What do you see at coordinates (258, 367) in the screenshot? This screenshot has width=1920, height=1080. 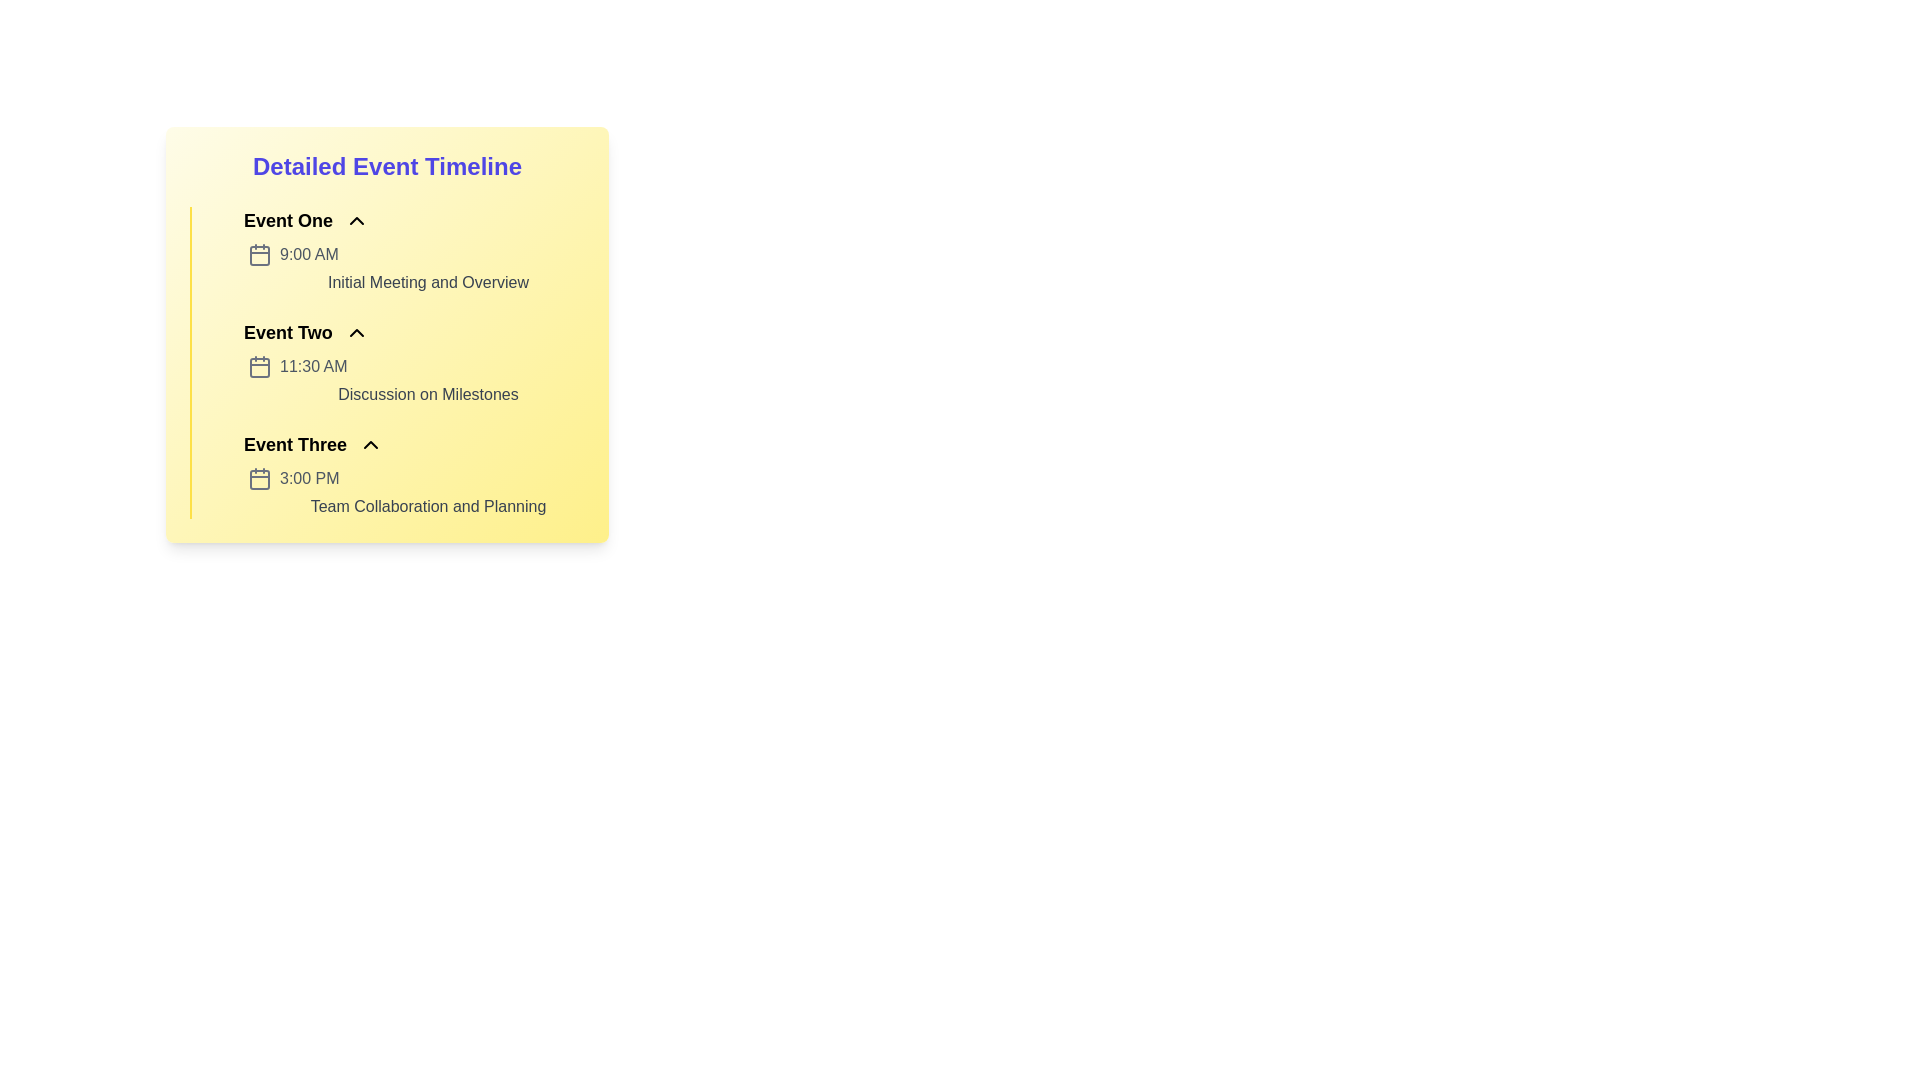 I see `the calendar icon located in the second event block titled 'Event Two'` at bounding box center [258, 367].